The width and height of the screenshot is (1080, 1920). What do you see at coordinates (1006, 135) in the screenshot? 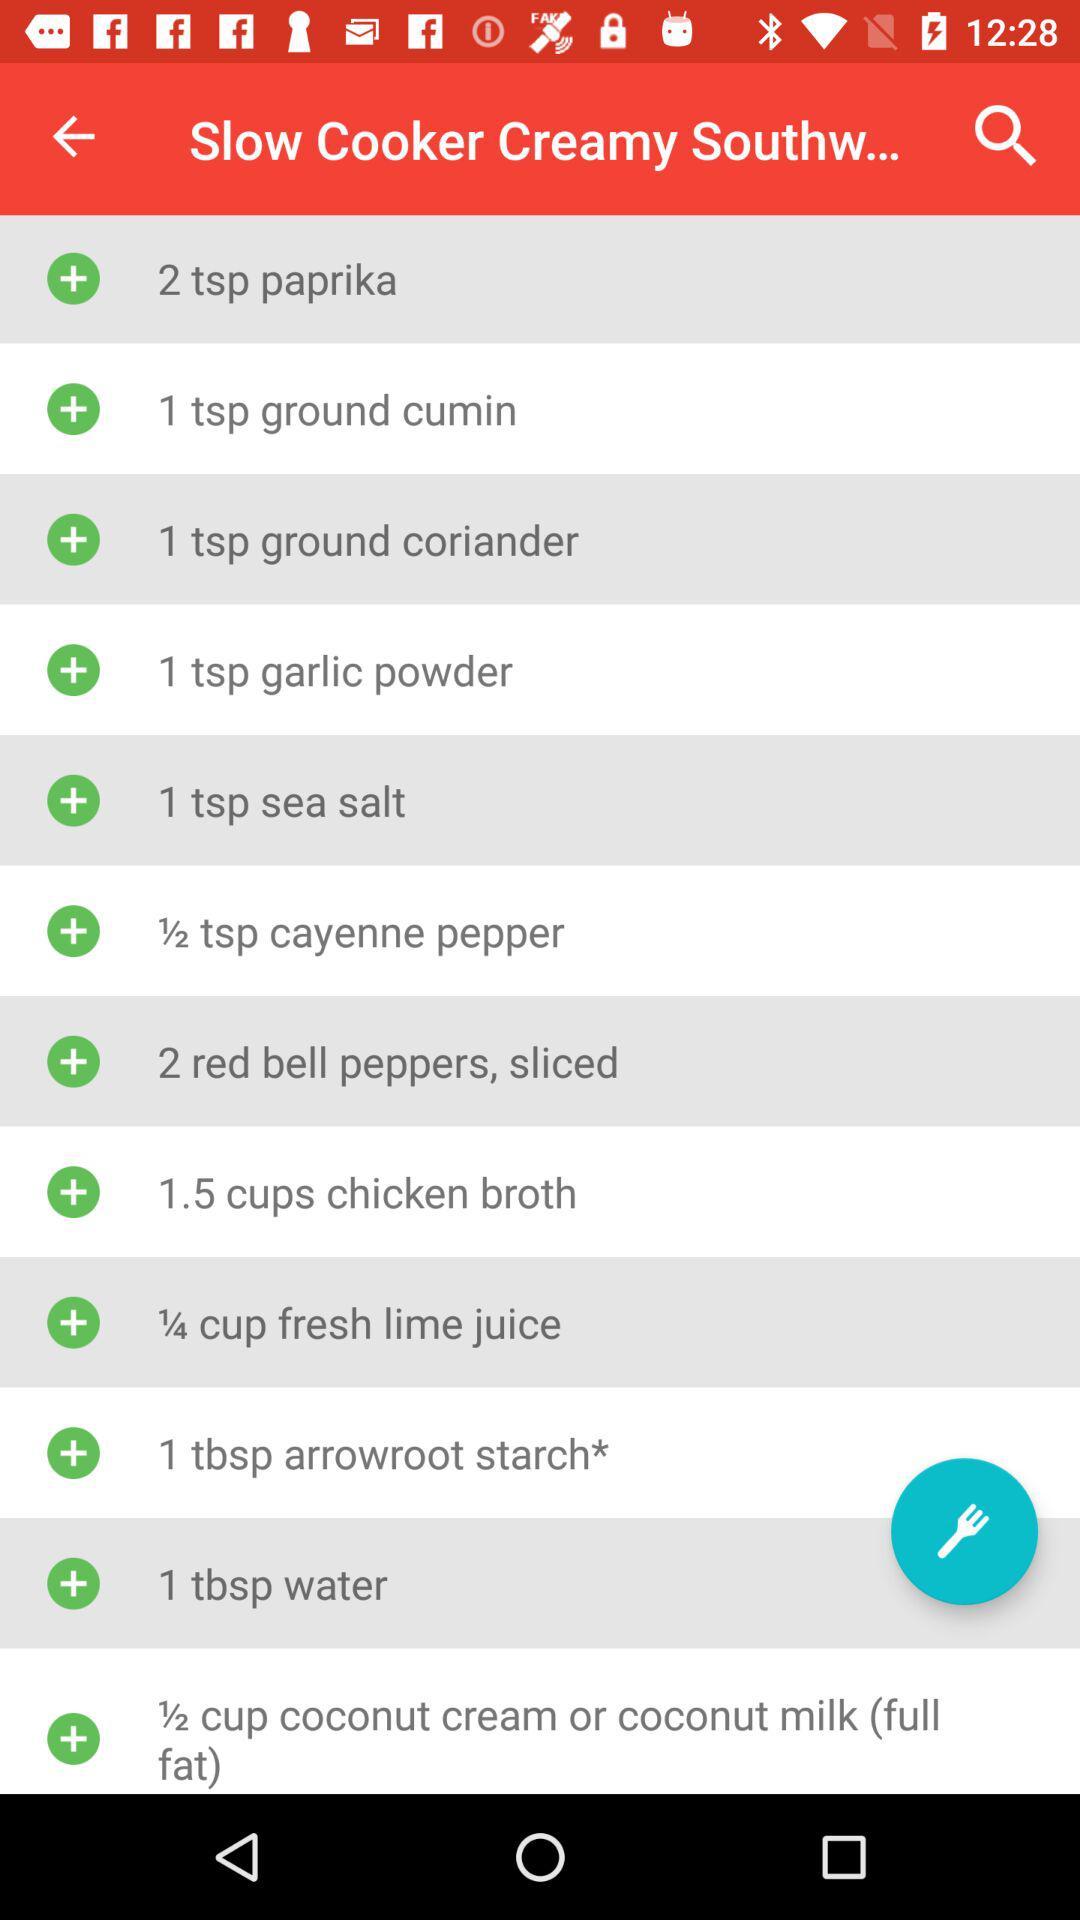
I see `the icon at the top right corner` at bounding box center [1006, 135].